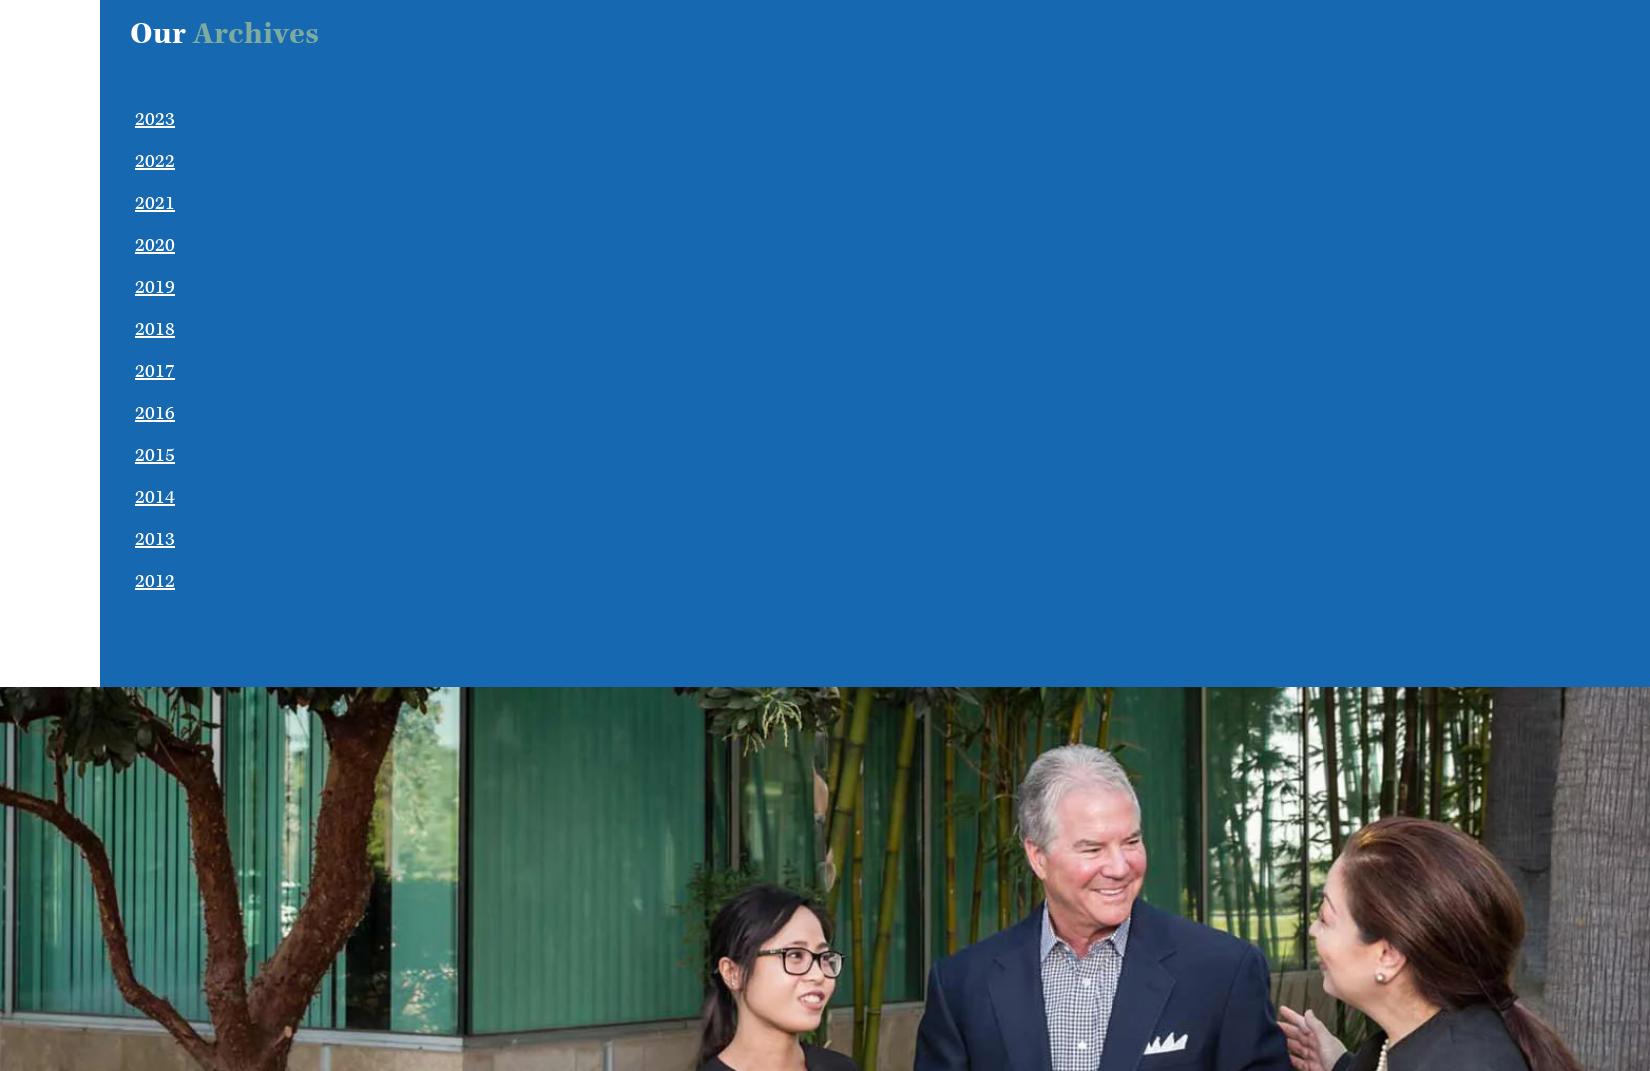  What do you see at coordinates (154, 119) in the screenshot?
I see `'2023'` at bounding box center [154, 119].